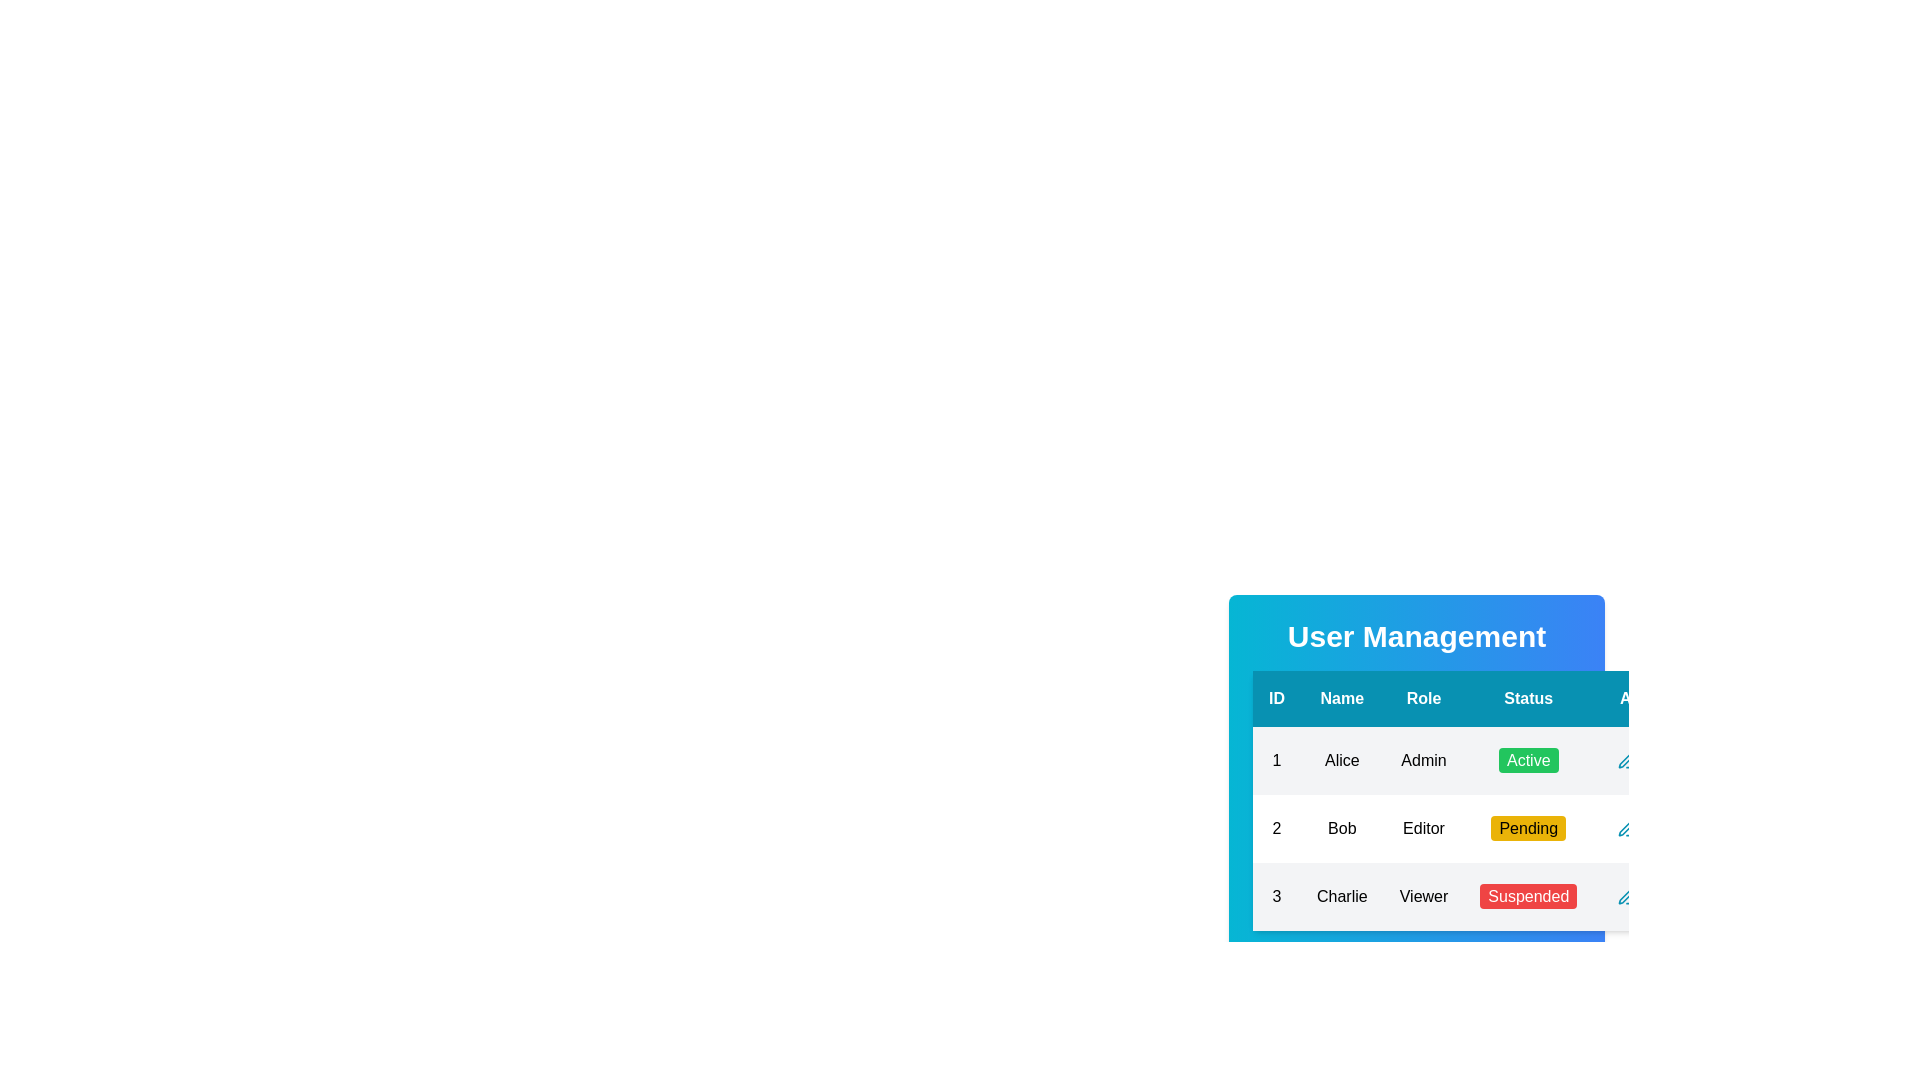 The height and width of the screenshot is (1080, 1920). What do you see at coordinates (1527, 760) in the screenshot?
I see `the 'Active' status indicator button with a green background and white text, which is located in the 'Status' column of the table for 'Alice - Admin'` at bounding box center [1527, 760].